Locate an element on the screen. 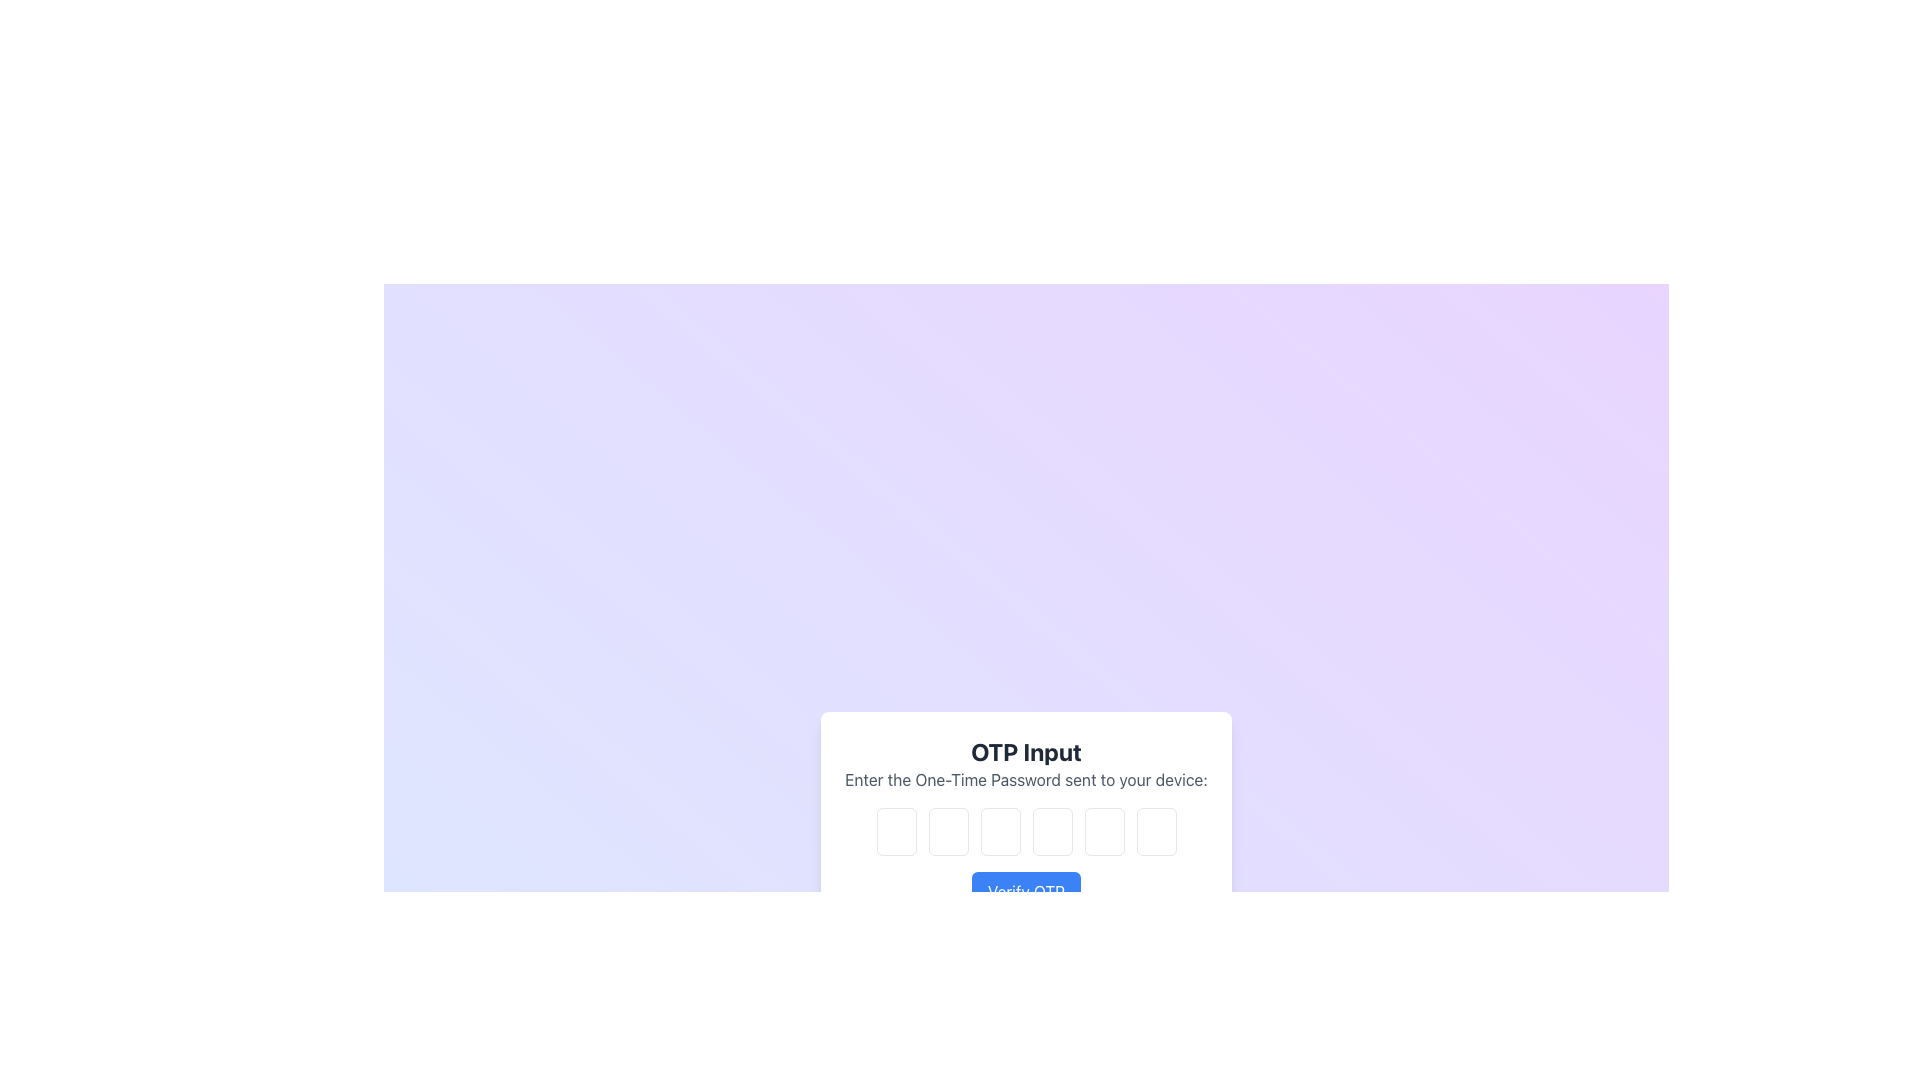 The width and height of the screenshot is (1920, 1080). the 'OTP Input' text label, which is styled in large, bold, sans-serif font and has a dark gray color, located at the top of the panel above the OTP input boxes is located at coordinates (1026, 752).